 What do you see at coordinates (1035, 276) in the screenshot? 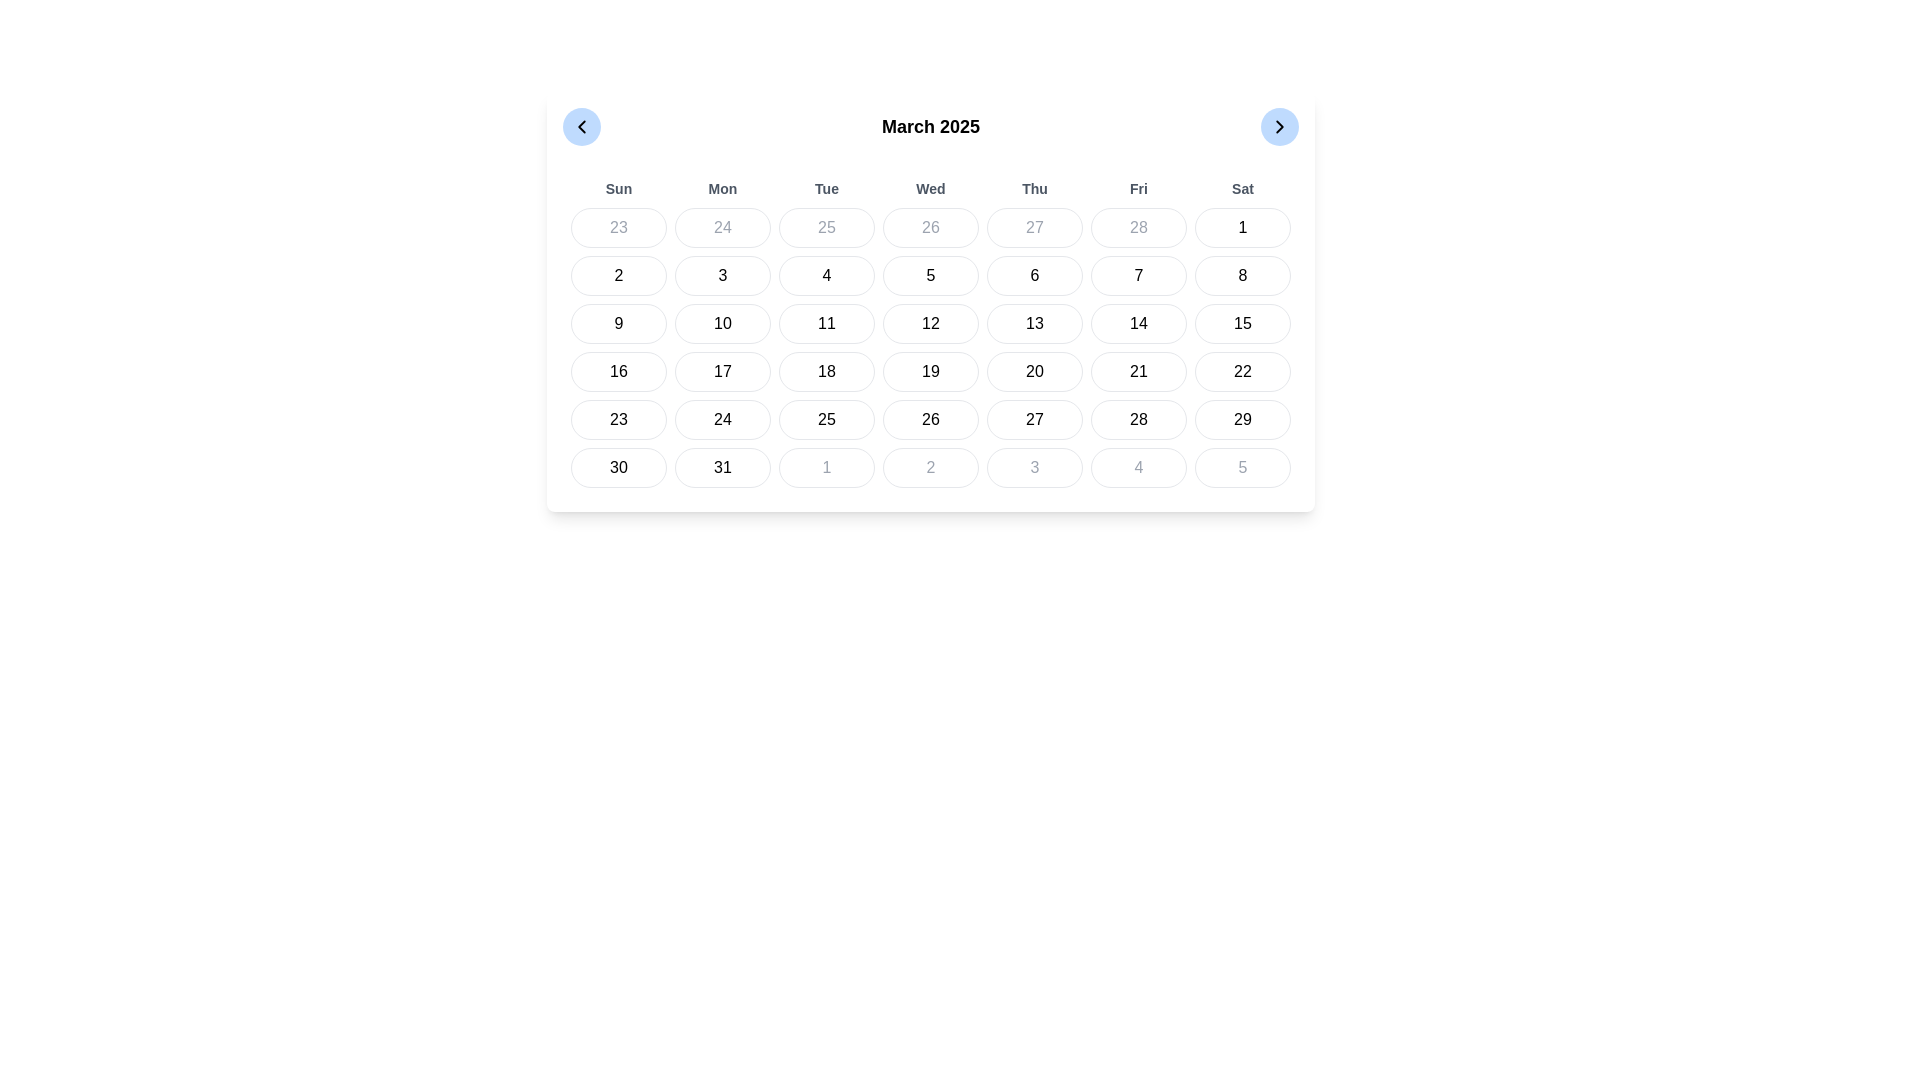
I see `the circular button labeled '6' with a white background and rounded edges` at bounding box center [1035, 276].